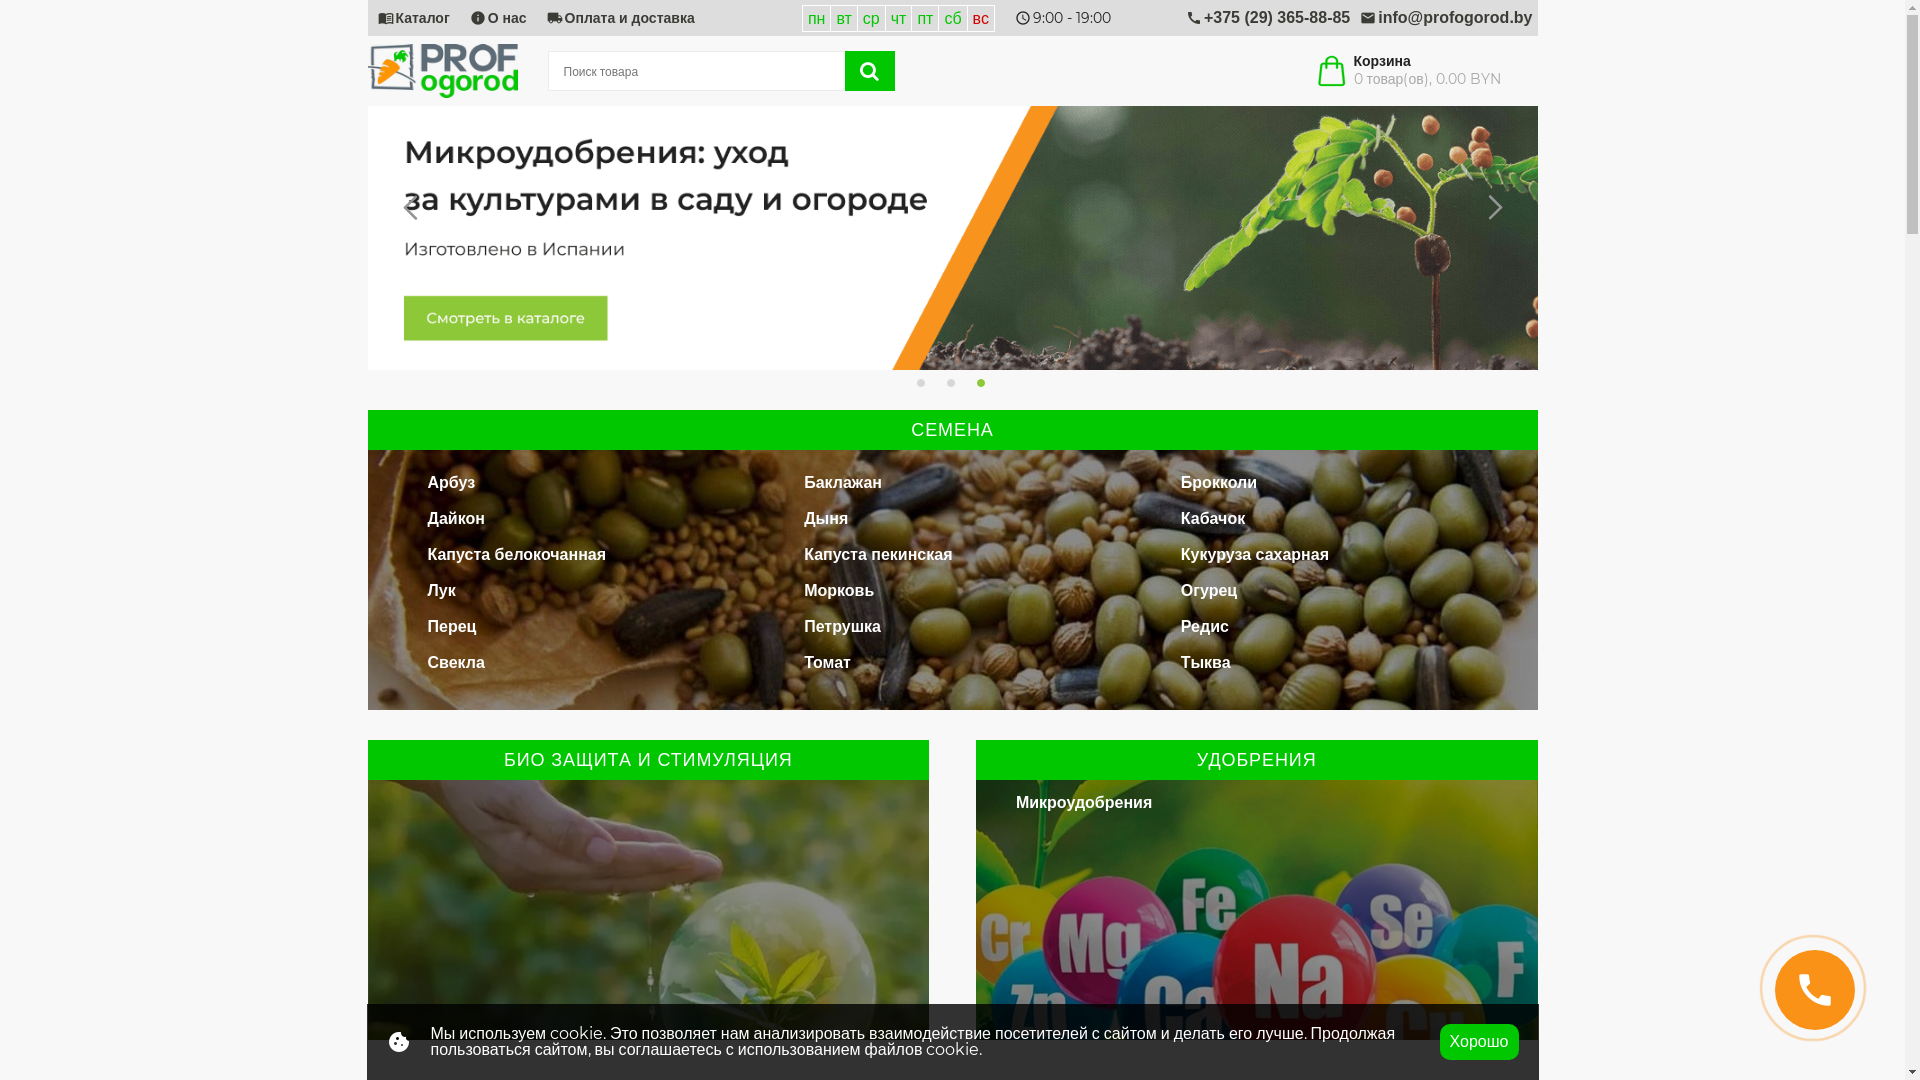  Describe the element at coordinates (1445, 18) in the screenshot. I see `'mail` at that location.